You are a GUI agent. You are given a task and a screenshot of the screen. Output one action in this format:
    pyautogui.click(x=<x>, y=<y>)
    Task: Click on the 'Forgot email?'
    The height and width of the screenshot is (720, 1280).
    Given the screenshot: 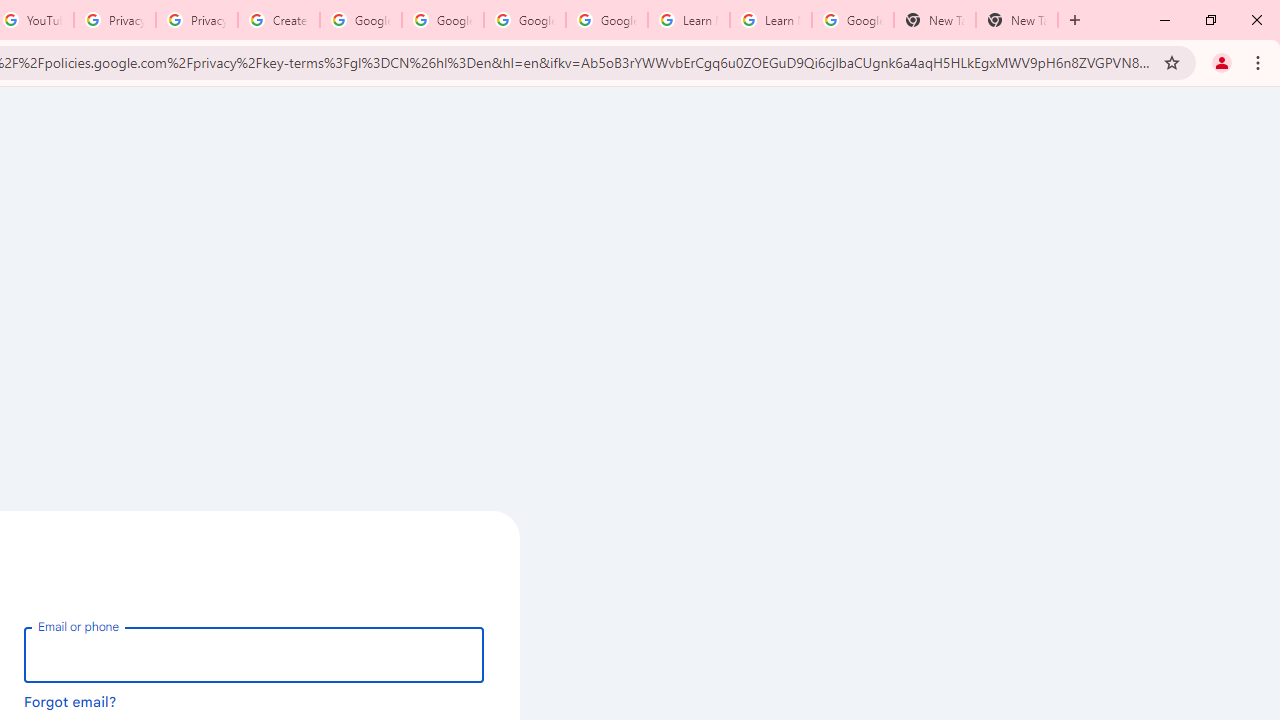 What is the action you would take?
    pyautogui.click(x=70, y=700)
    